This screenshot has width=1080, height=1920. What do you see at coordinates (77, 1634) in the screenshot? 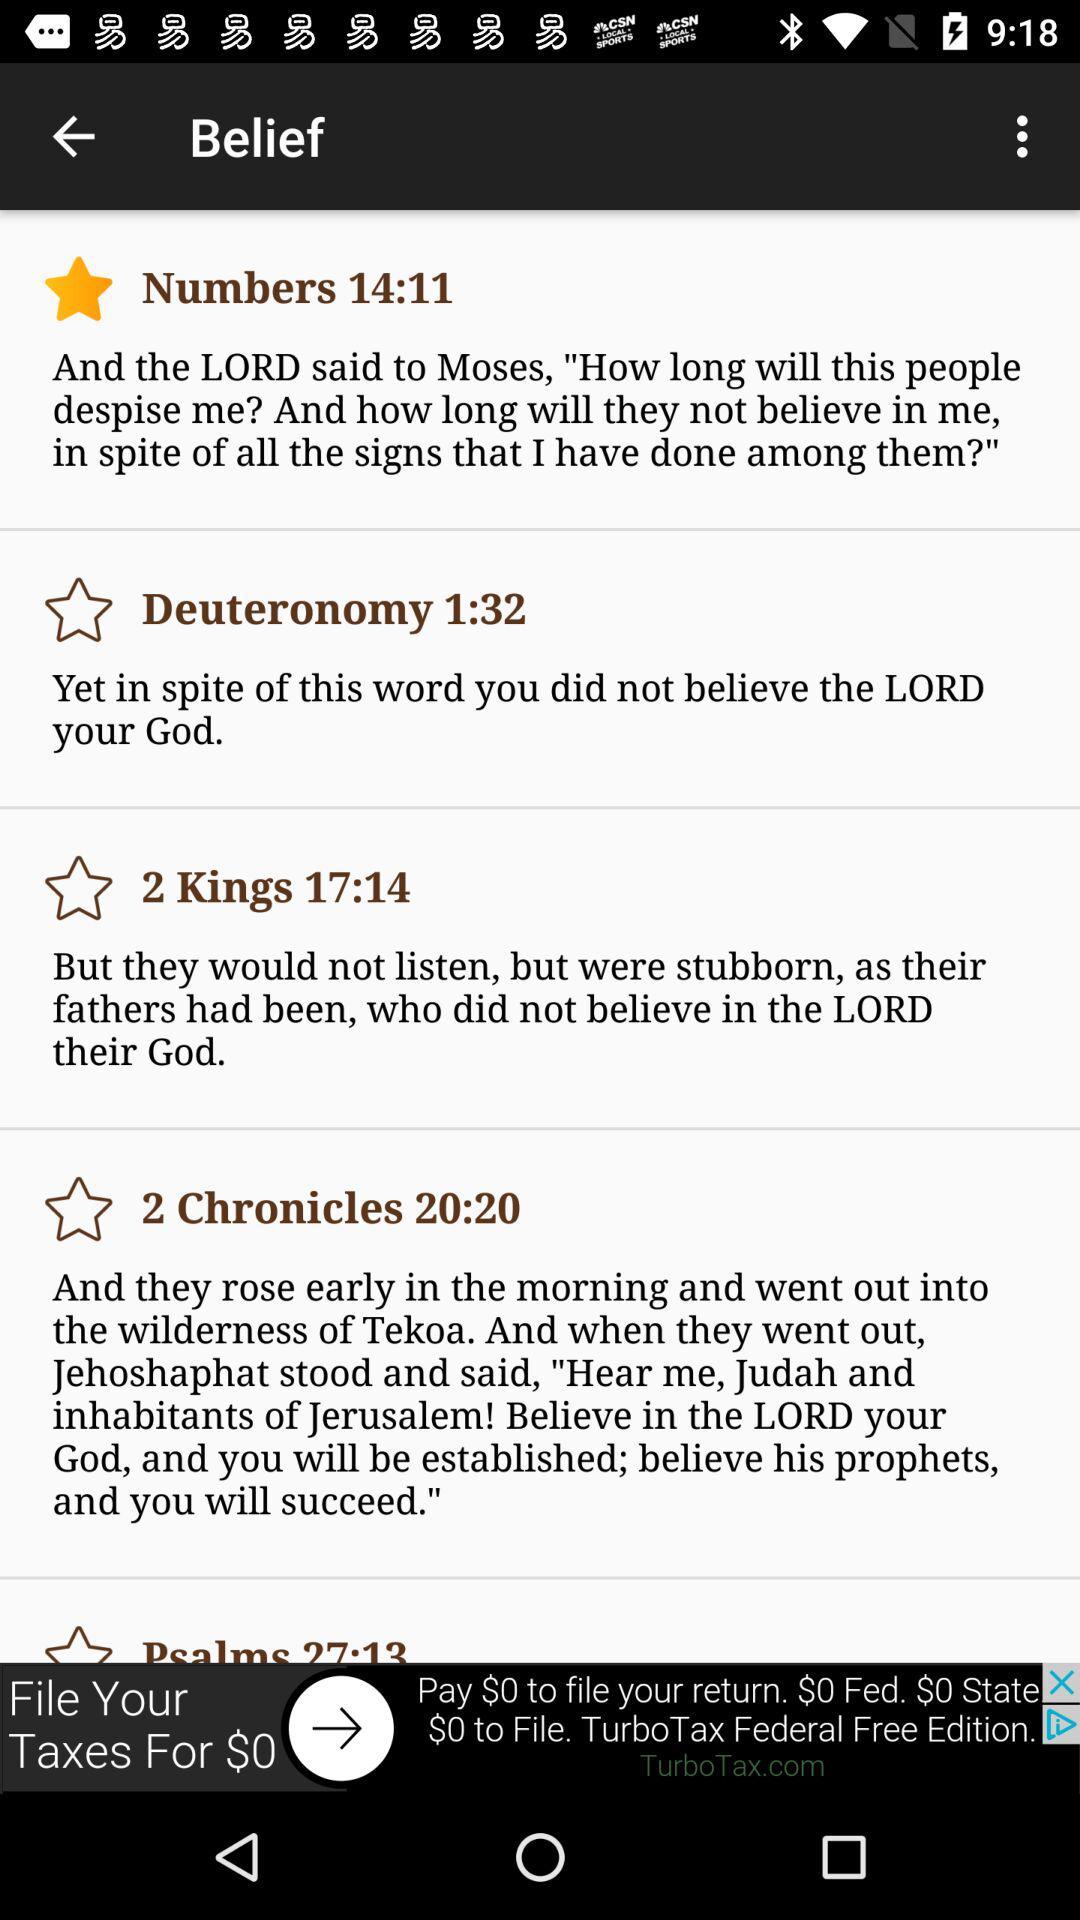
I see `file` at bounding box center [77, 1634].